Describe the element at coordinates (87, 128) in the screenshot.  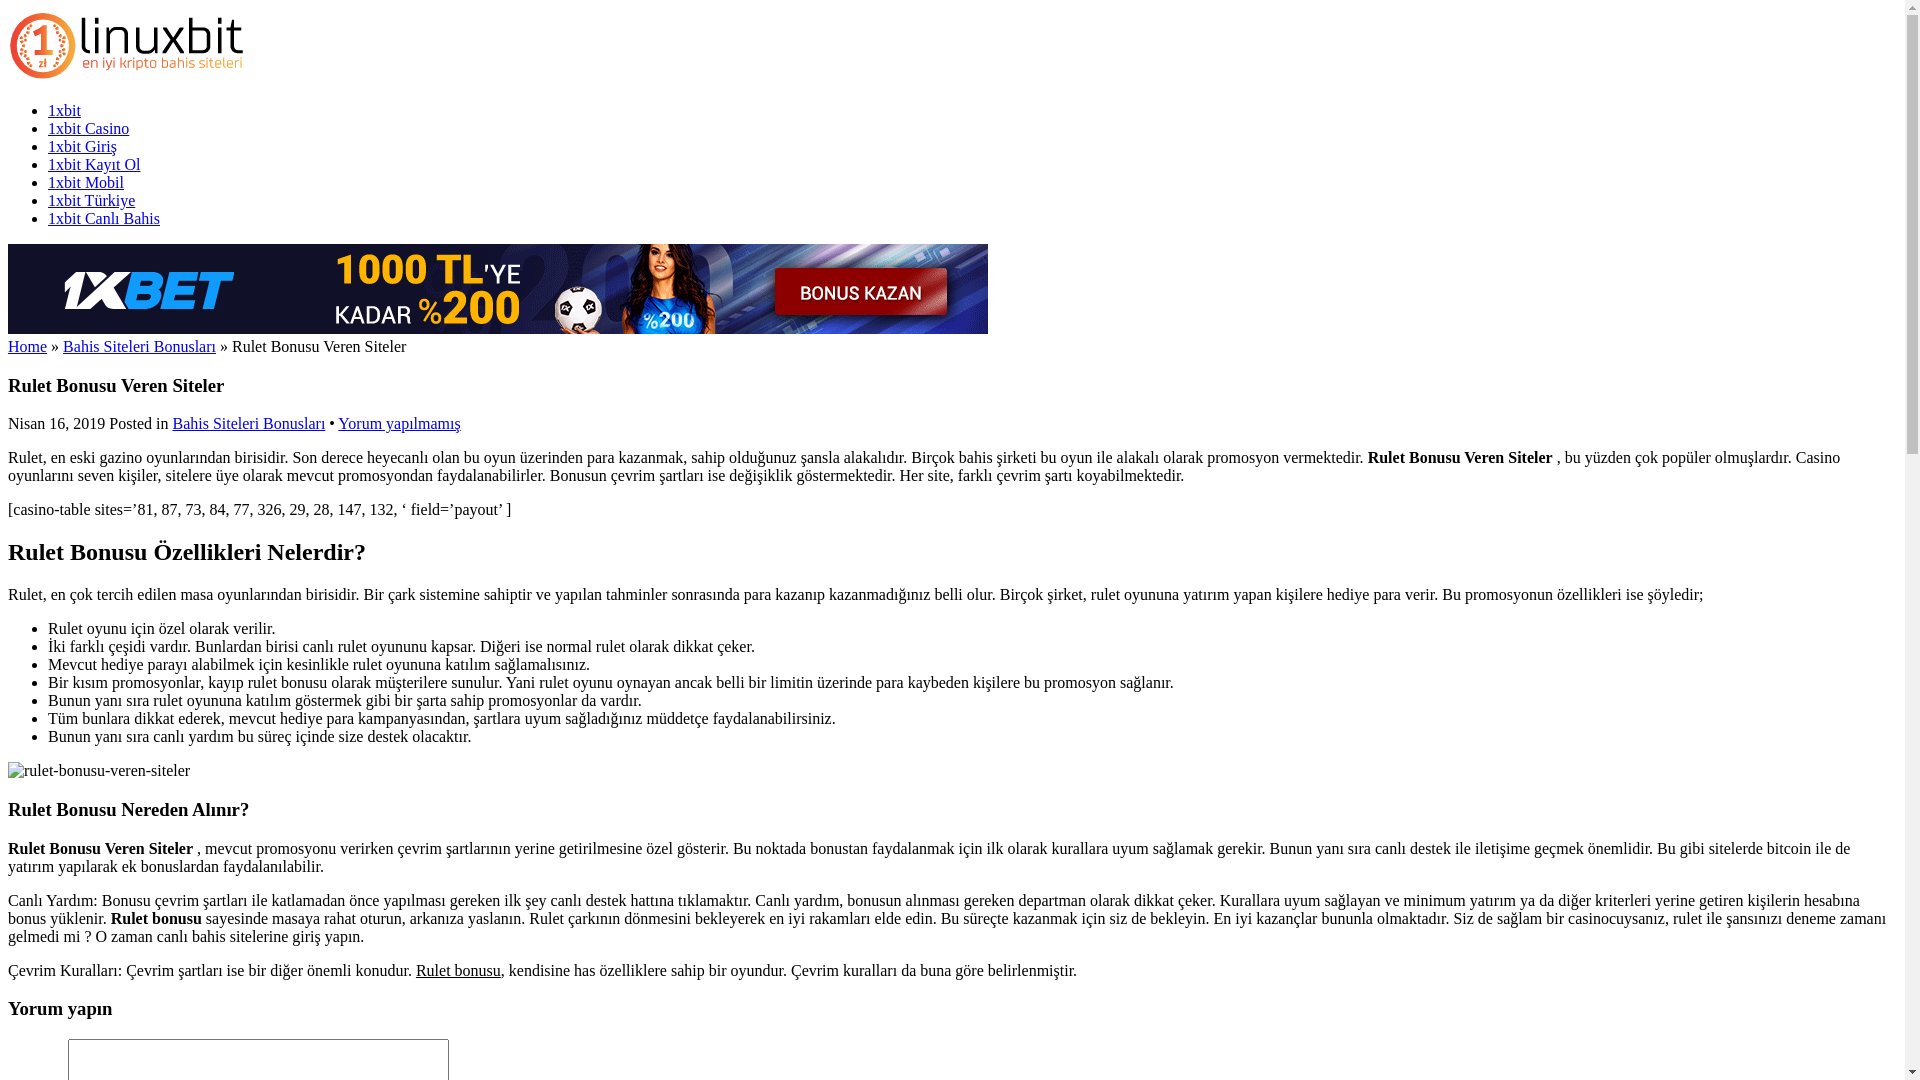
I see `'1xbit Casino'` at that location.